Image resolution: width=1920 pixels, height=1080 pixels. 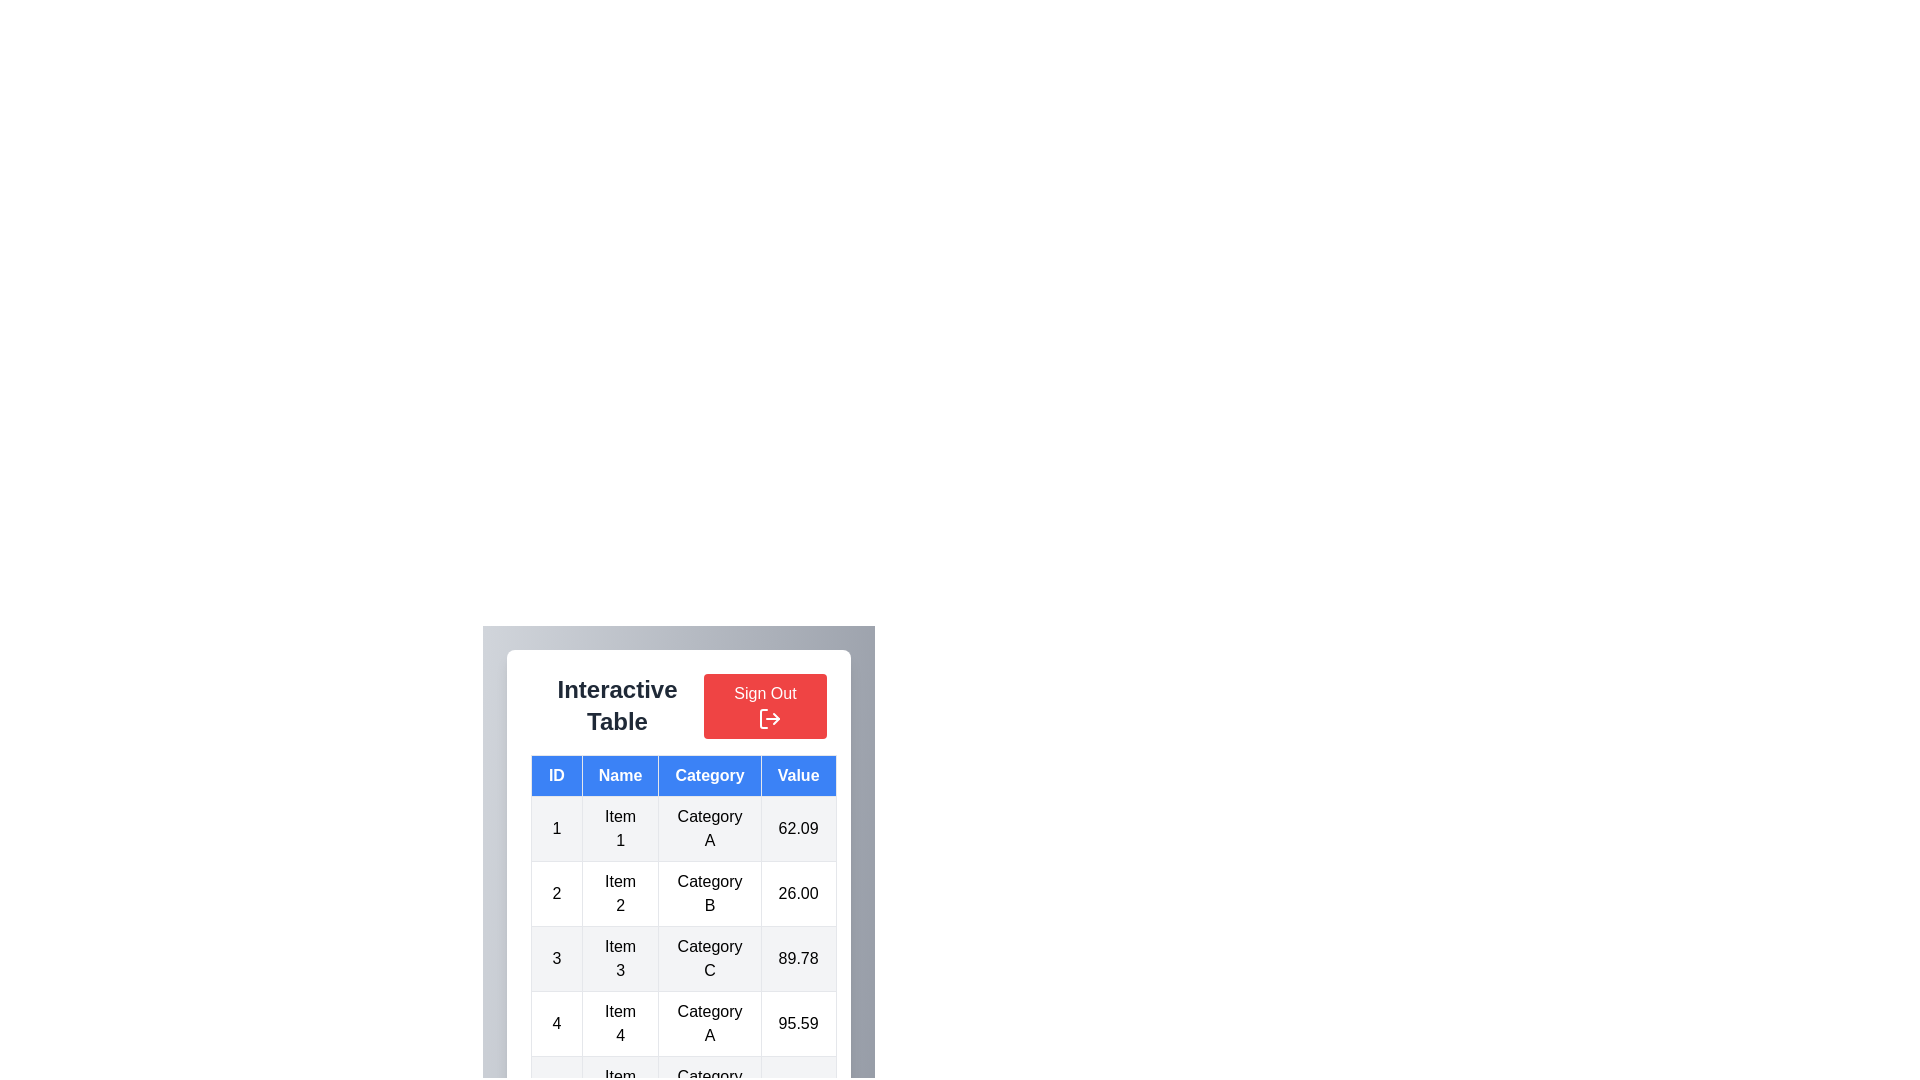 What do you see at coordinates (797, 774) in the screenshot?
I see `the Value to sort the table by that column` at bounding box center [797, 774].